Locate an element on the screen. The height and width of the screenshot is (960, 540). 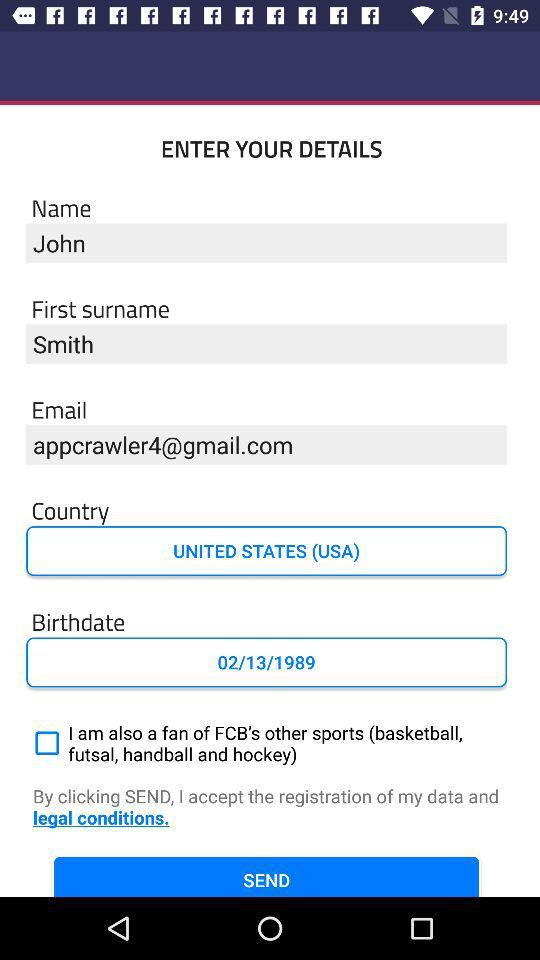
the icon below i am also is located at coordinates (270, 807).